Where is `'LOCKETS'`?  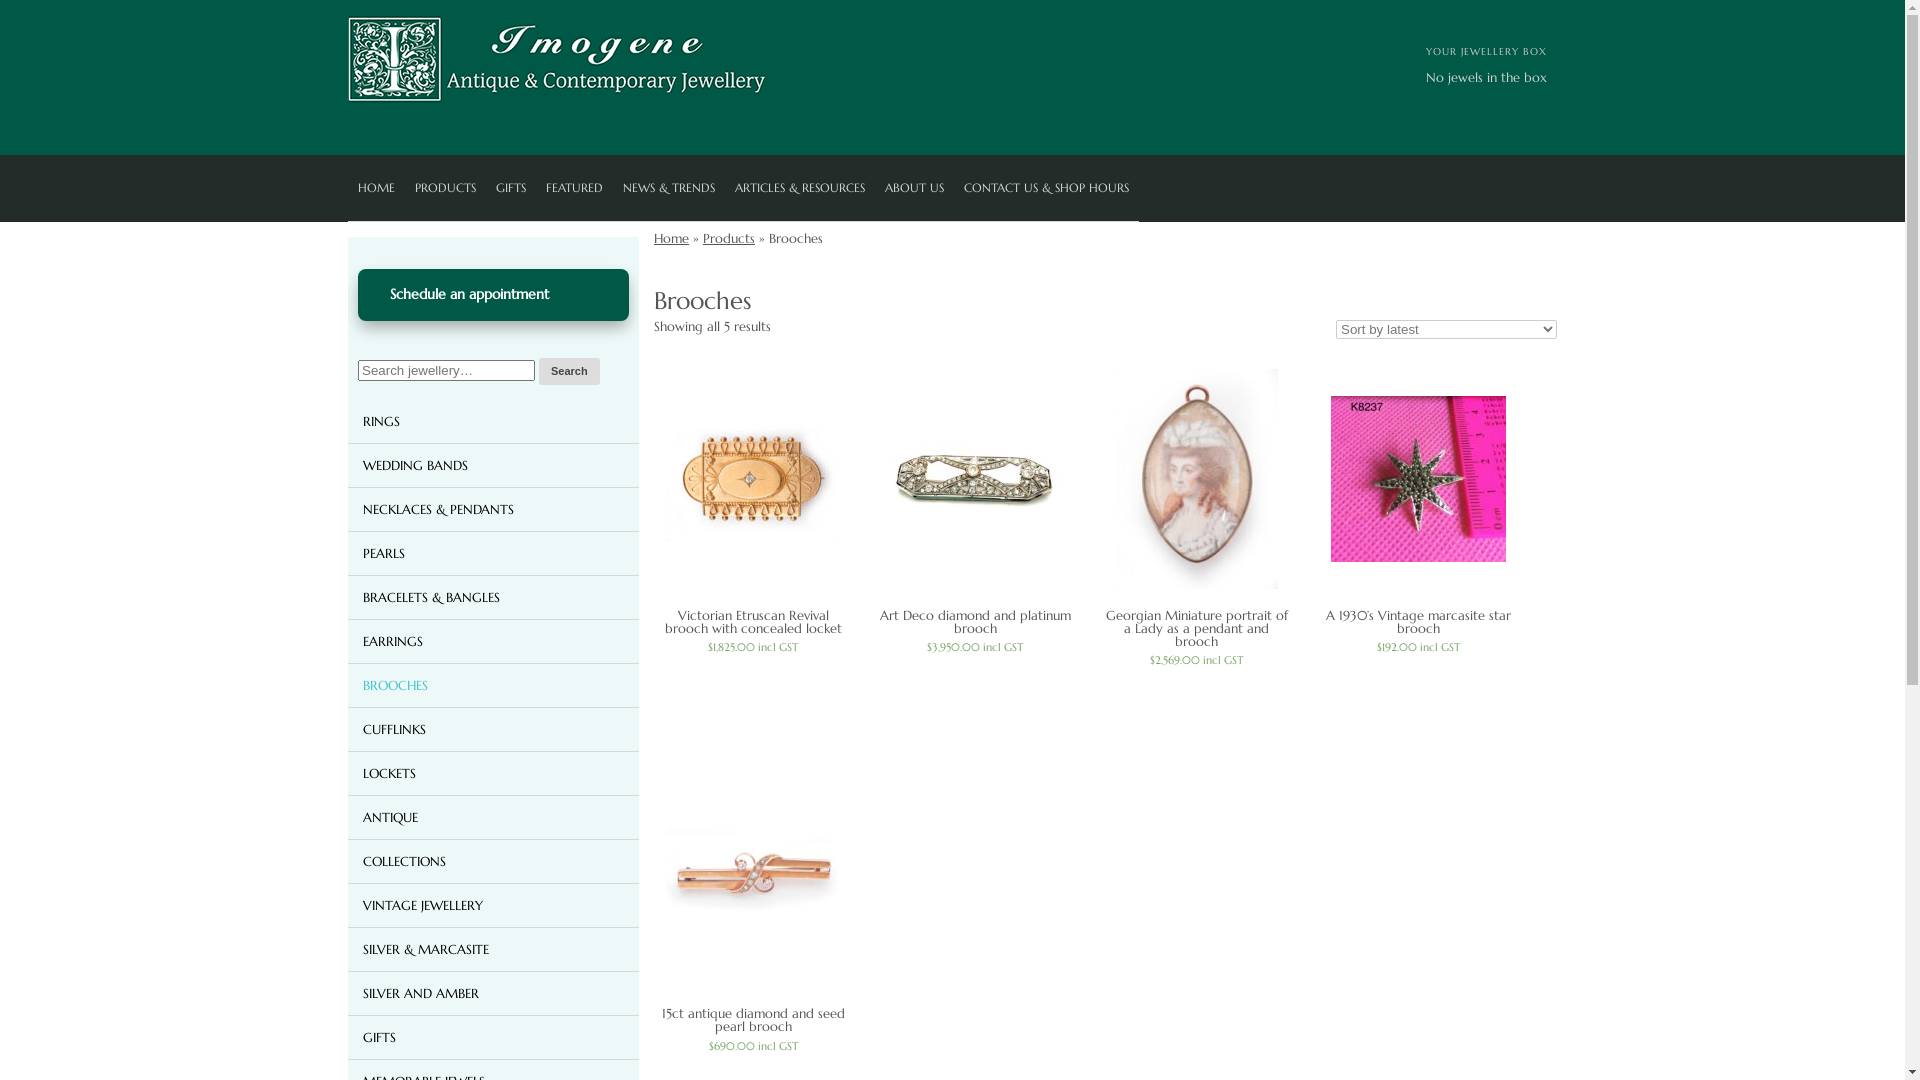
'LOCKETS' is located at coordinates (347, 771).